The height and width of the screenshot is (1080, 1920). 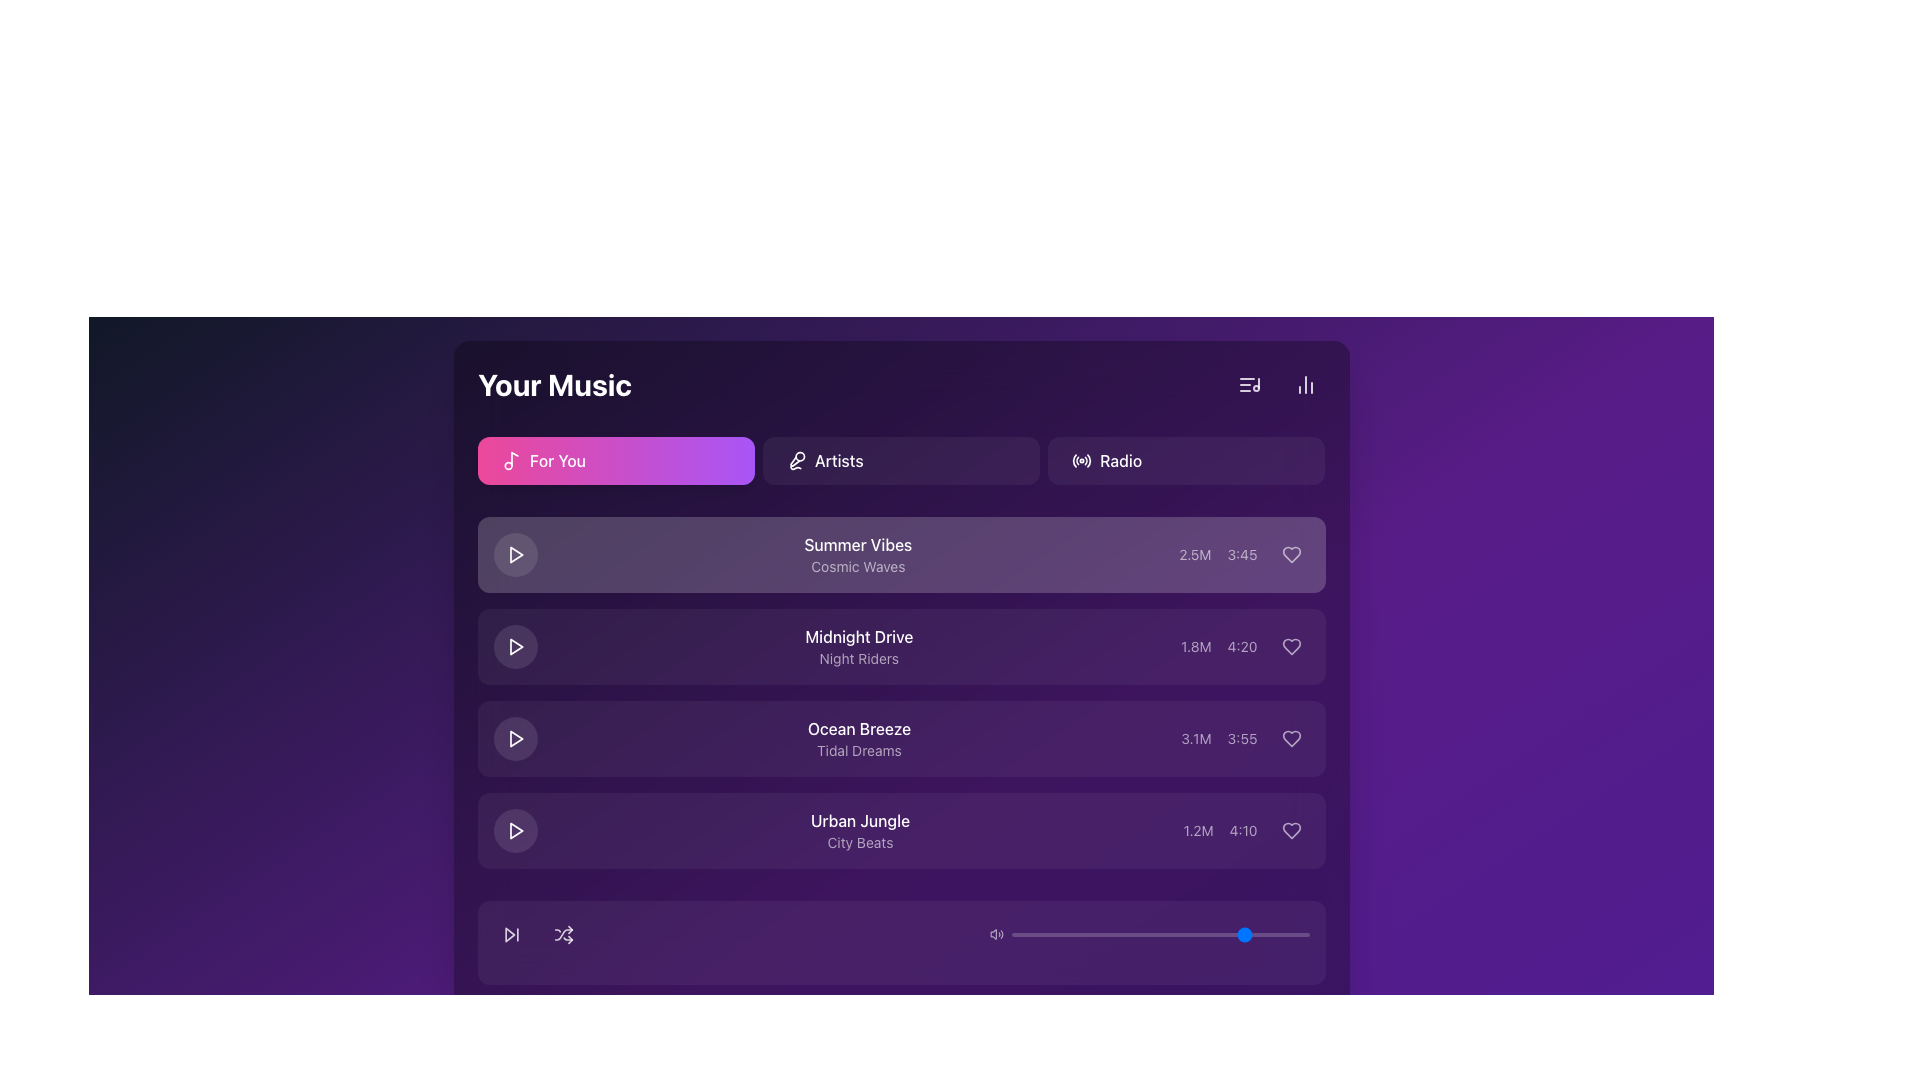 What do you see at coordinates (515, 647) in the screenshot?
I see `the rounded button with a translucent white background and a triangular play icon at the left side of the 'Midnight Drive' entry in the music playlist interface` at bounding box center [515, 647].